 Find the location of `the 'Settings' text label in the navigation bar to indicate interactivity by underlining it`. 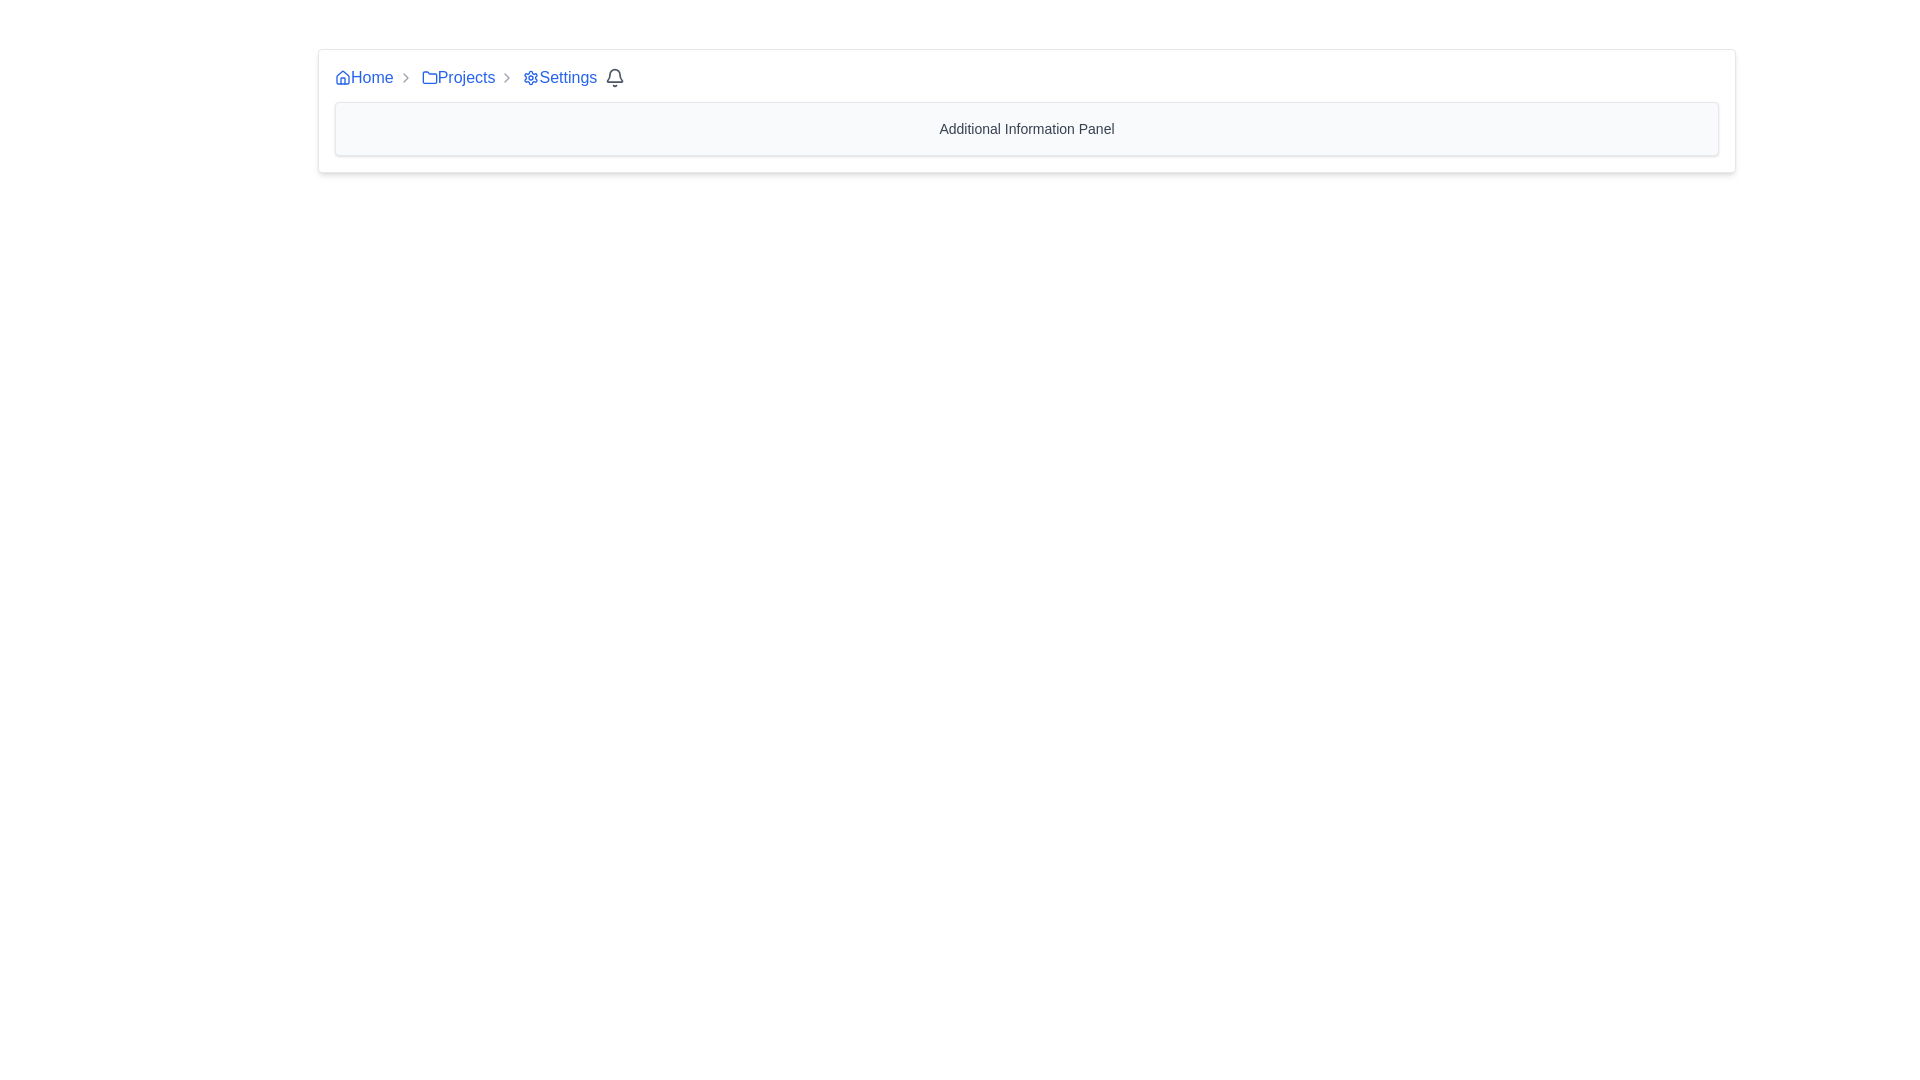

the 'Settings' text label in the navigation bar to indicate interactivity by underlining it is located at coordinates (567, 76).